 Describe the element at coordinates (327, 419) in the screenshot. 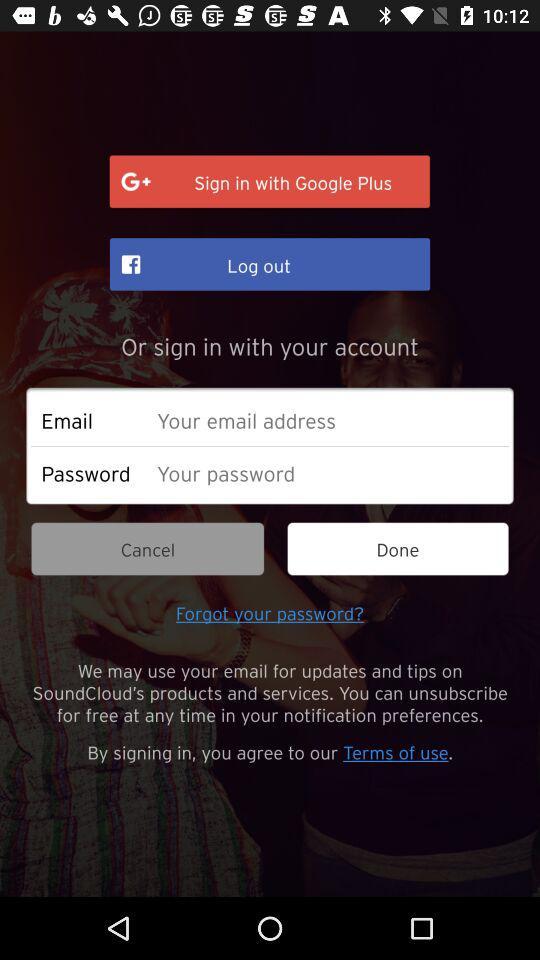

I see `email` at that location.